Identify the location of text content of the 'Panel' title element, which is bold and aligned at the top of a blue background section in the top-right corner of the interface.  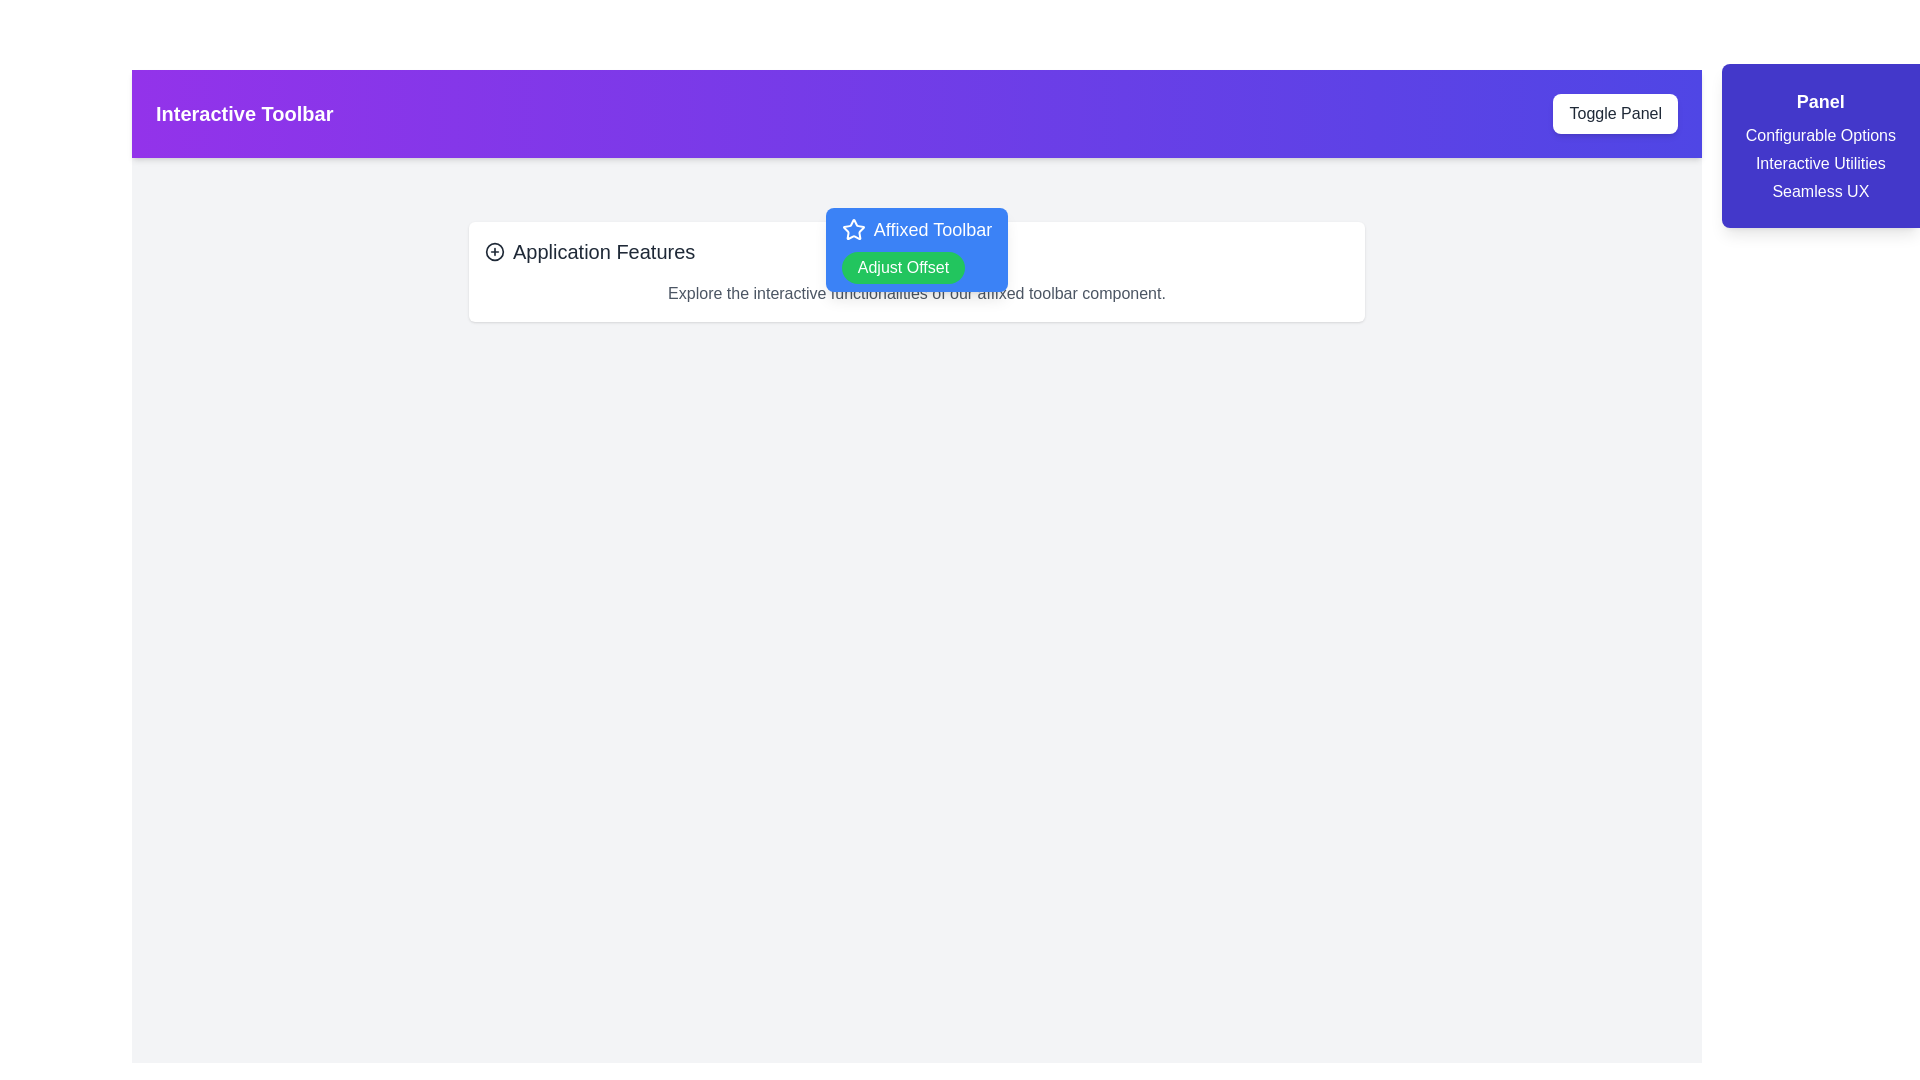
(1820, 101).